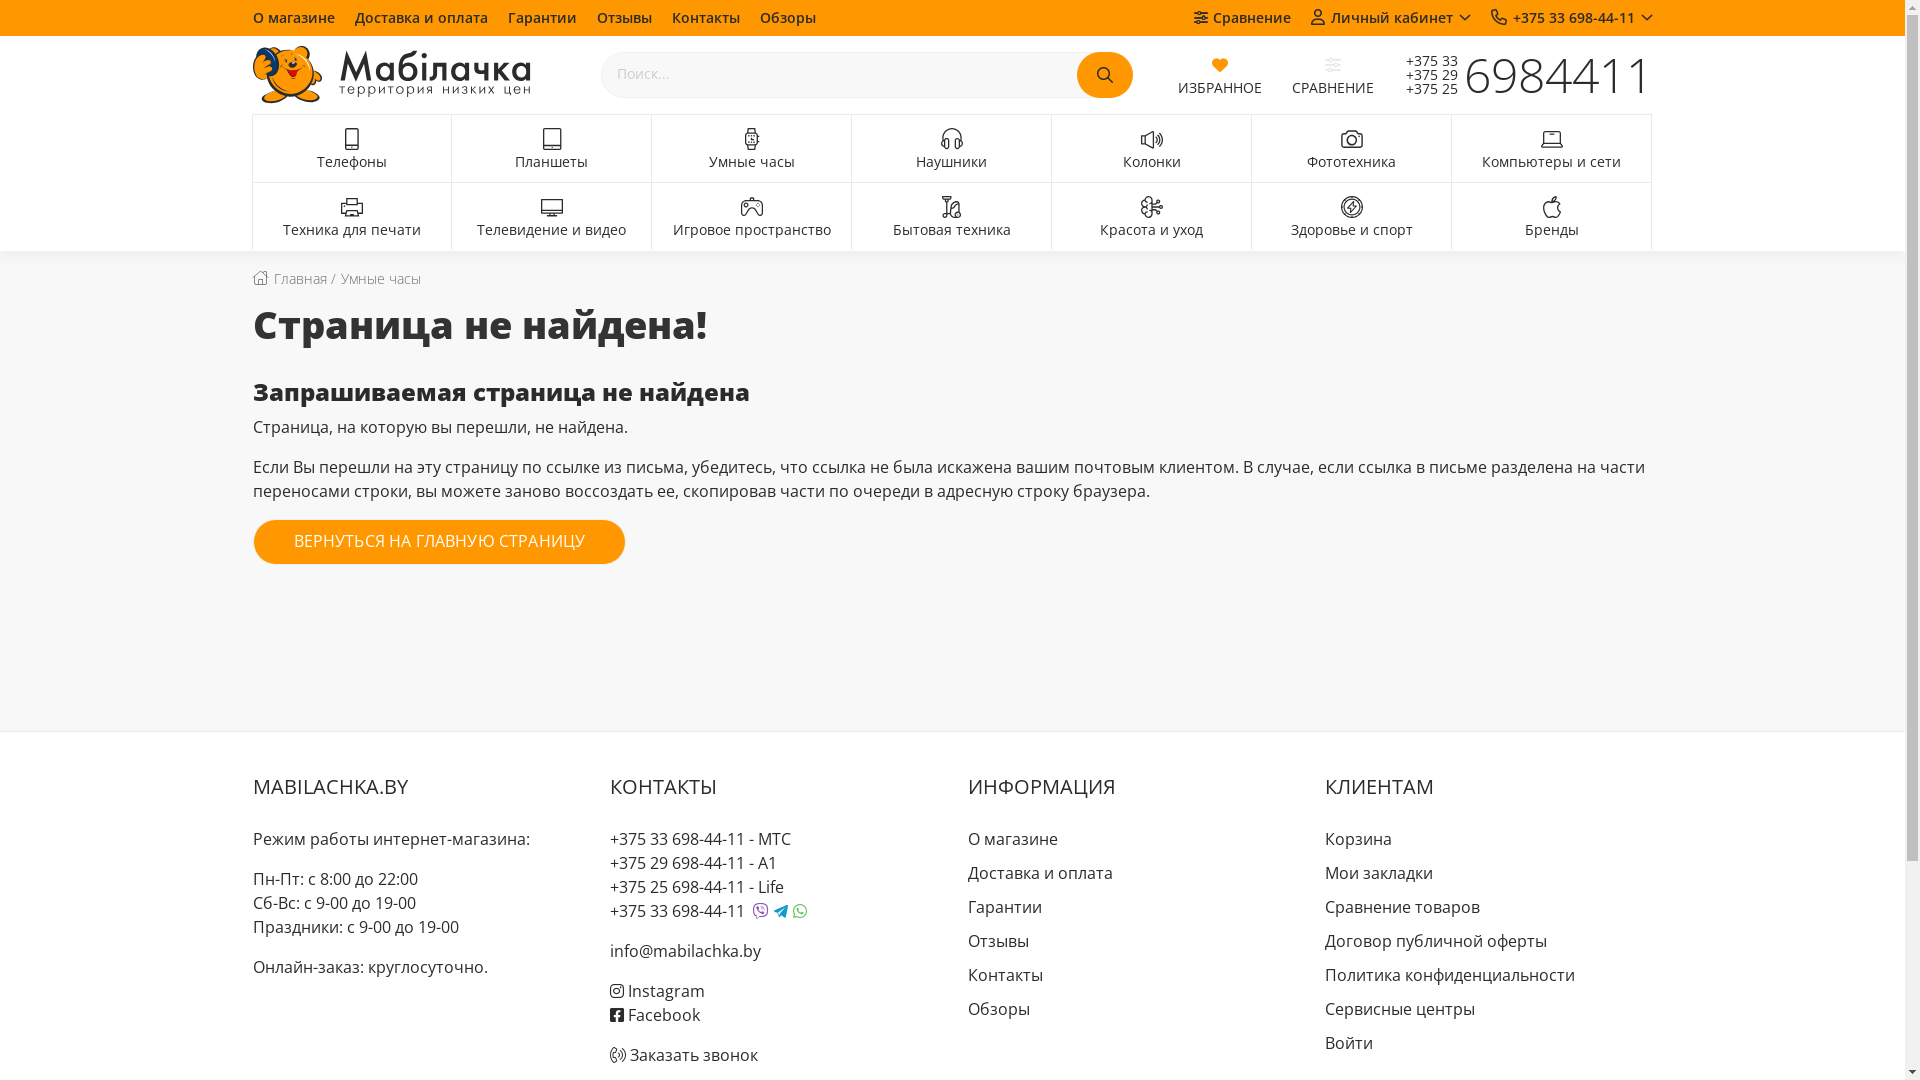 The width and height of the screenshot is (1920, 1080). Describe the element at coordinates (752, 910) in the screenshot. I see `'Viber'` at that location.